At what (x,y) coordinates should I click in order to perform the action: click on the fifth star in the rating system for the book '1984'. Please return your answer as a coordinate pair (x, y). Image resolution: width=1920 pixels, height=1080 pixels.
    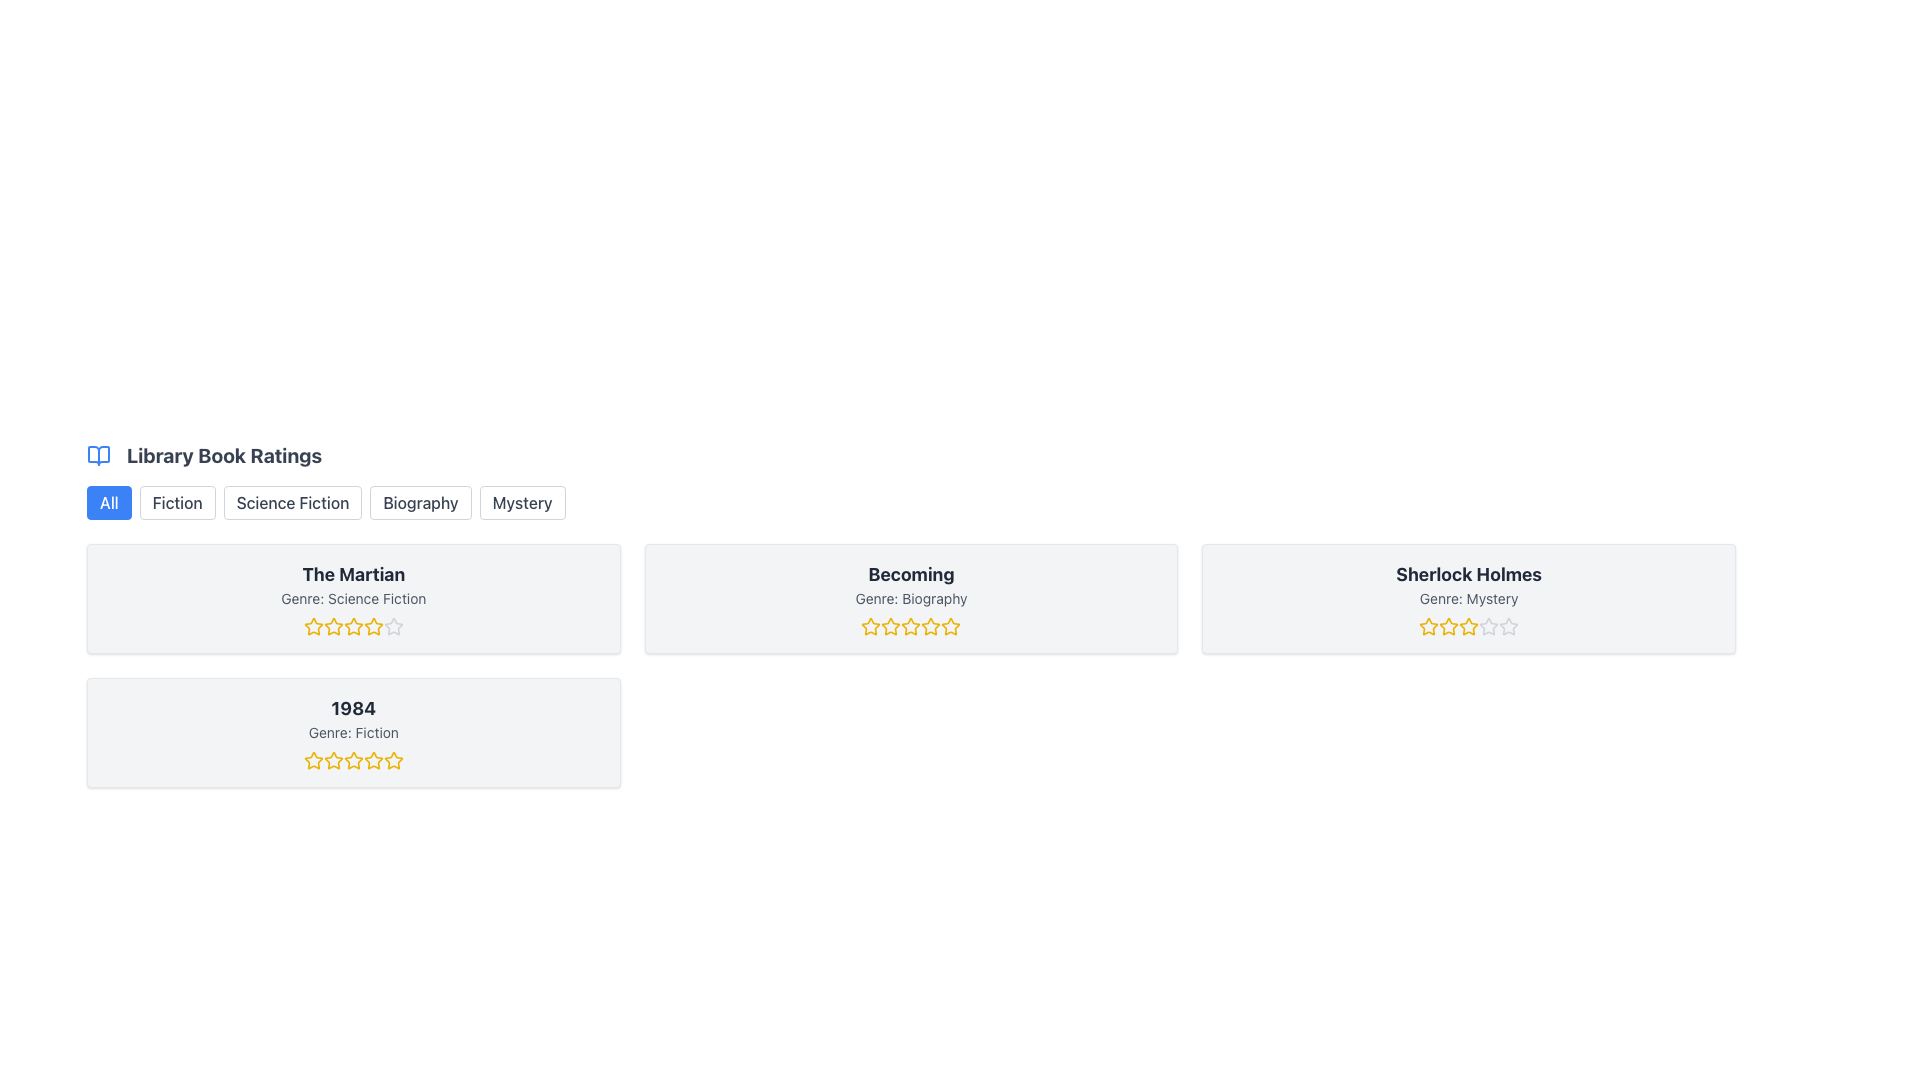
    Looking at the image, I should click on (393, 760).